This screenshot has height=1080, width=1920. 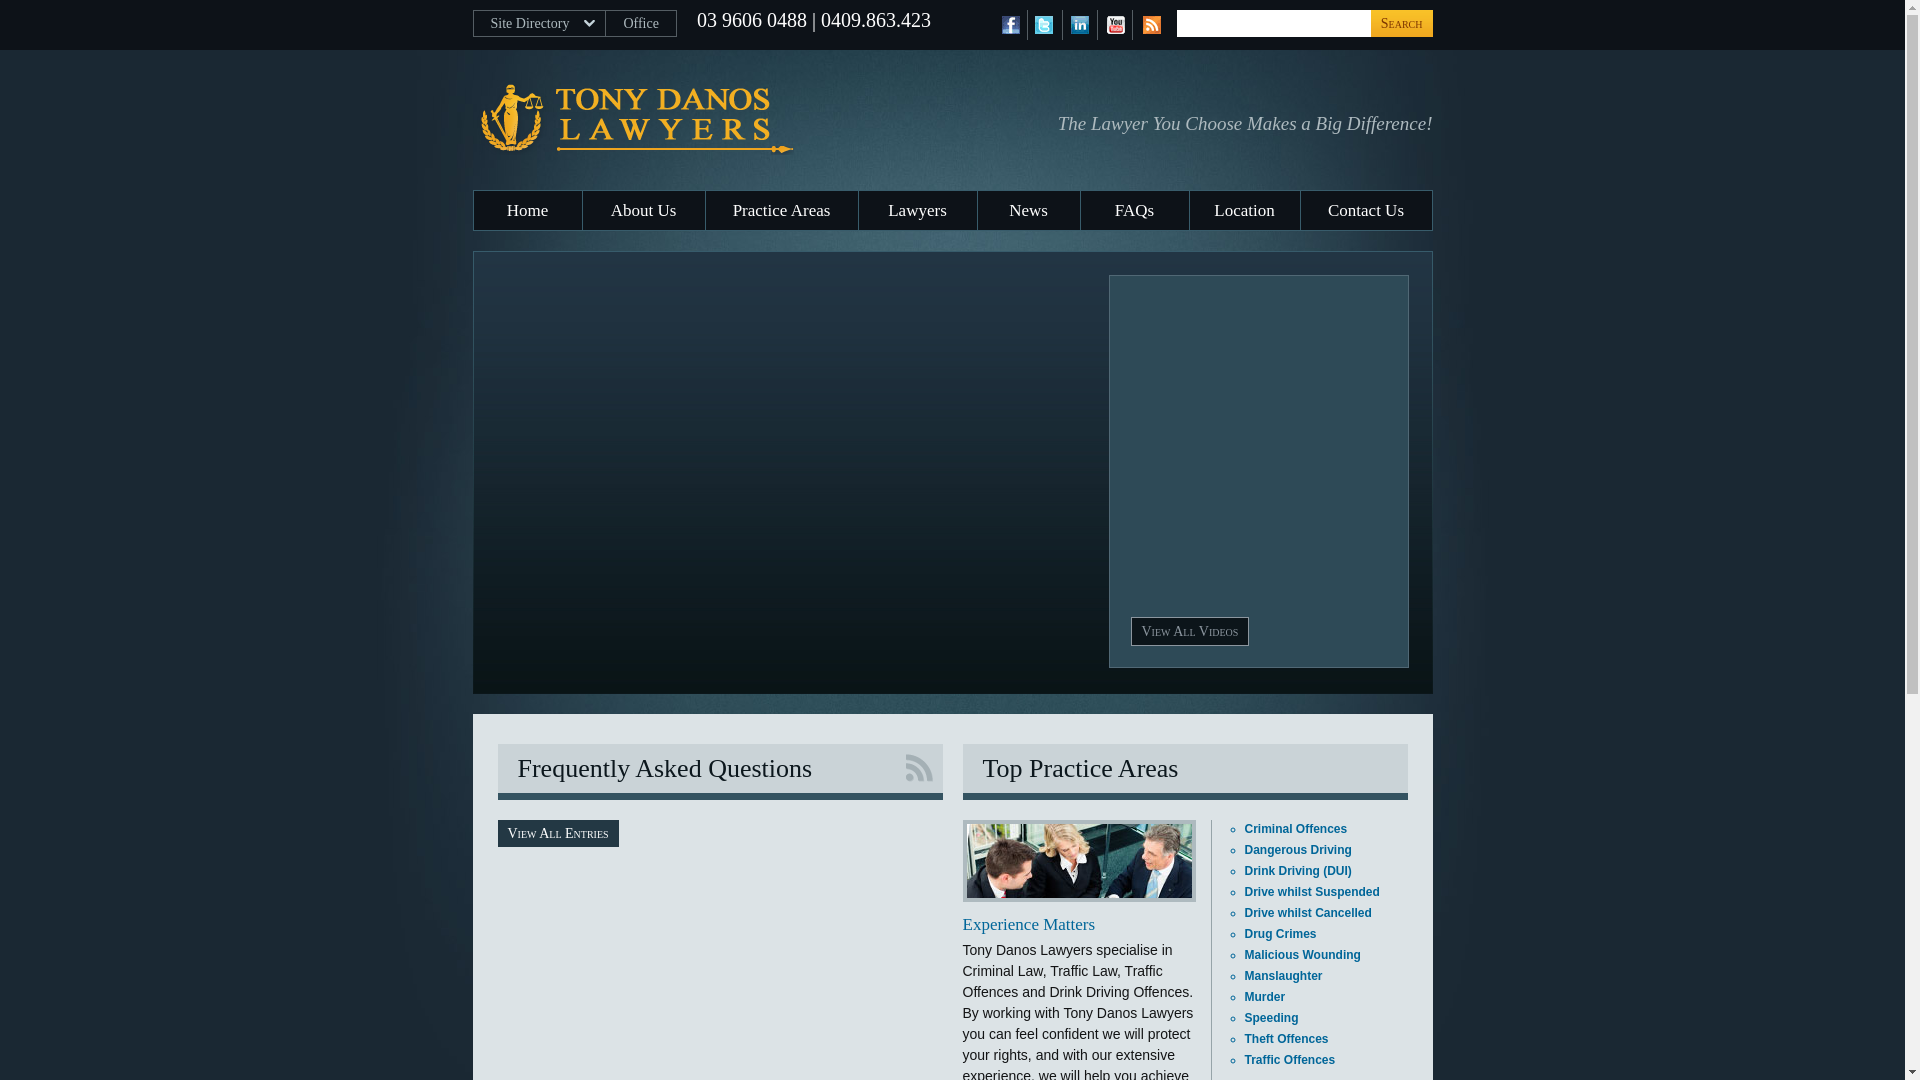 I want to click on 'Office', so click(x=641, y=23).